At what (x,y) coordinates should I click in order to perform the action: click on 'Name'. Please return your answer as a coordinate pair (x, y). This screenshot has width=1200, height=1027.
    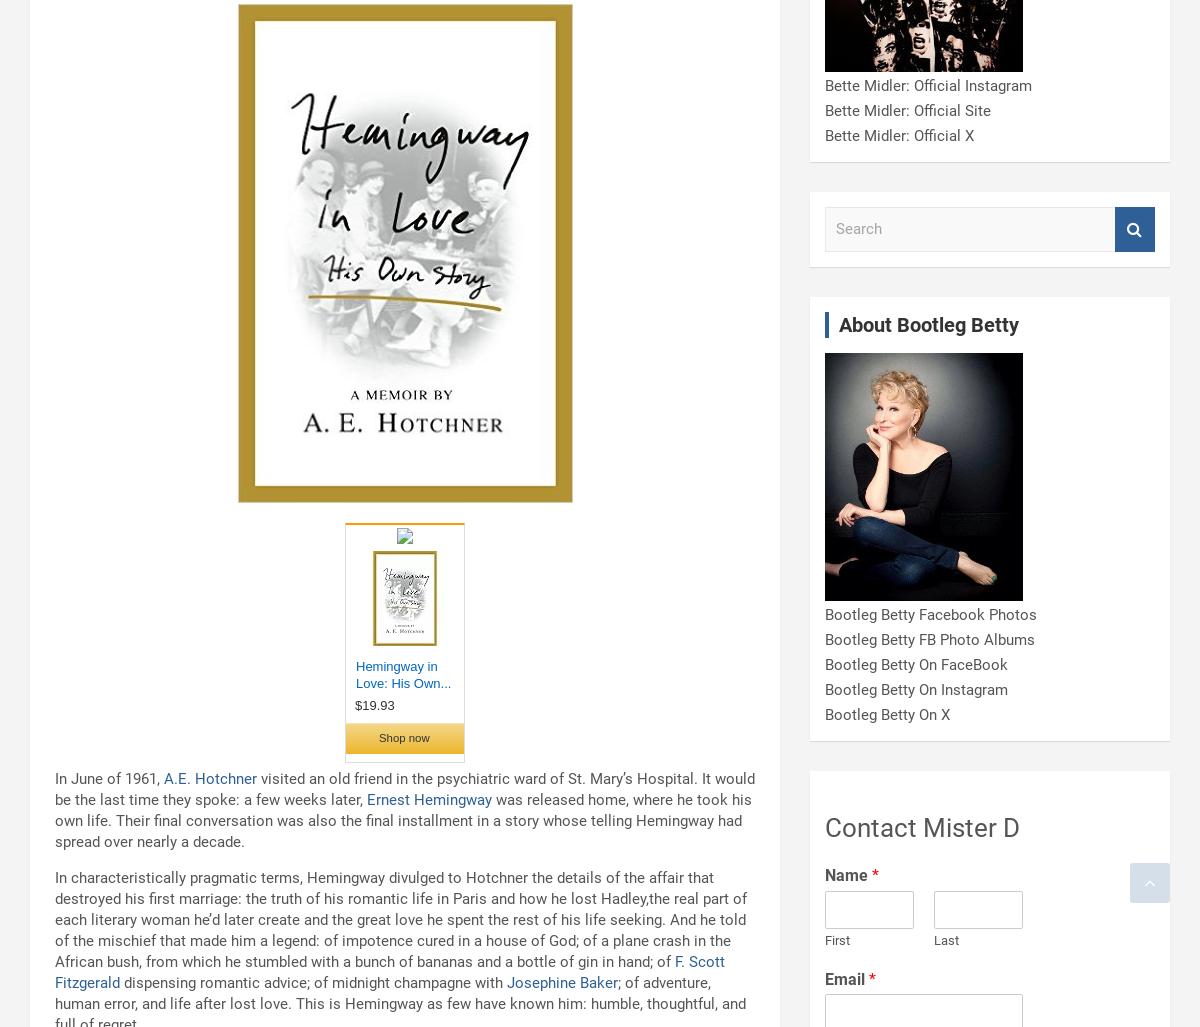
    Looking at the image, I should click on (847, 873).